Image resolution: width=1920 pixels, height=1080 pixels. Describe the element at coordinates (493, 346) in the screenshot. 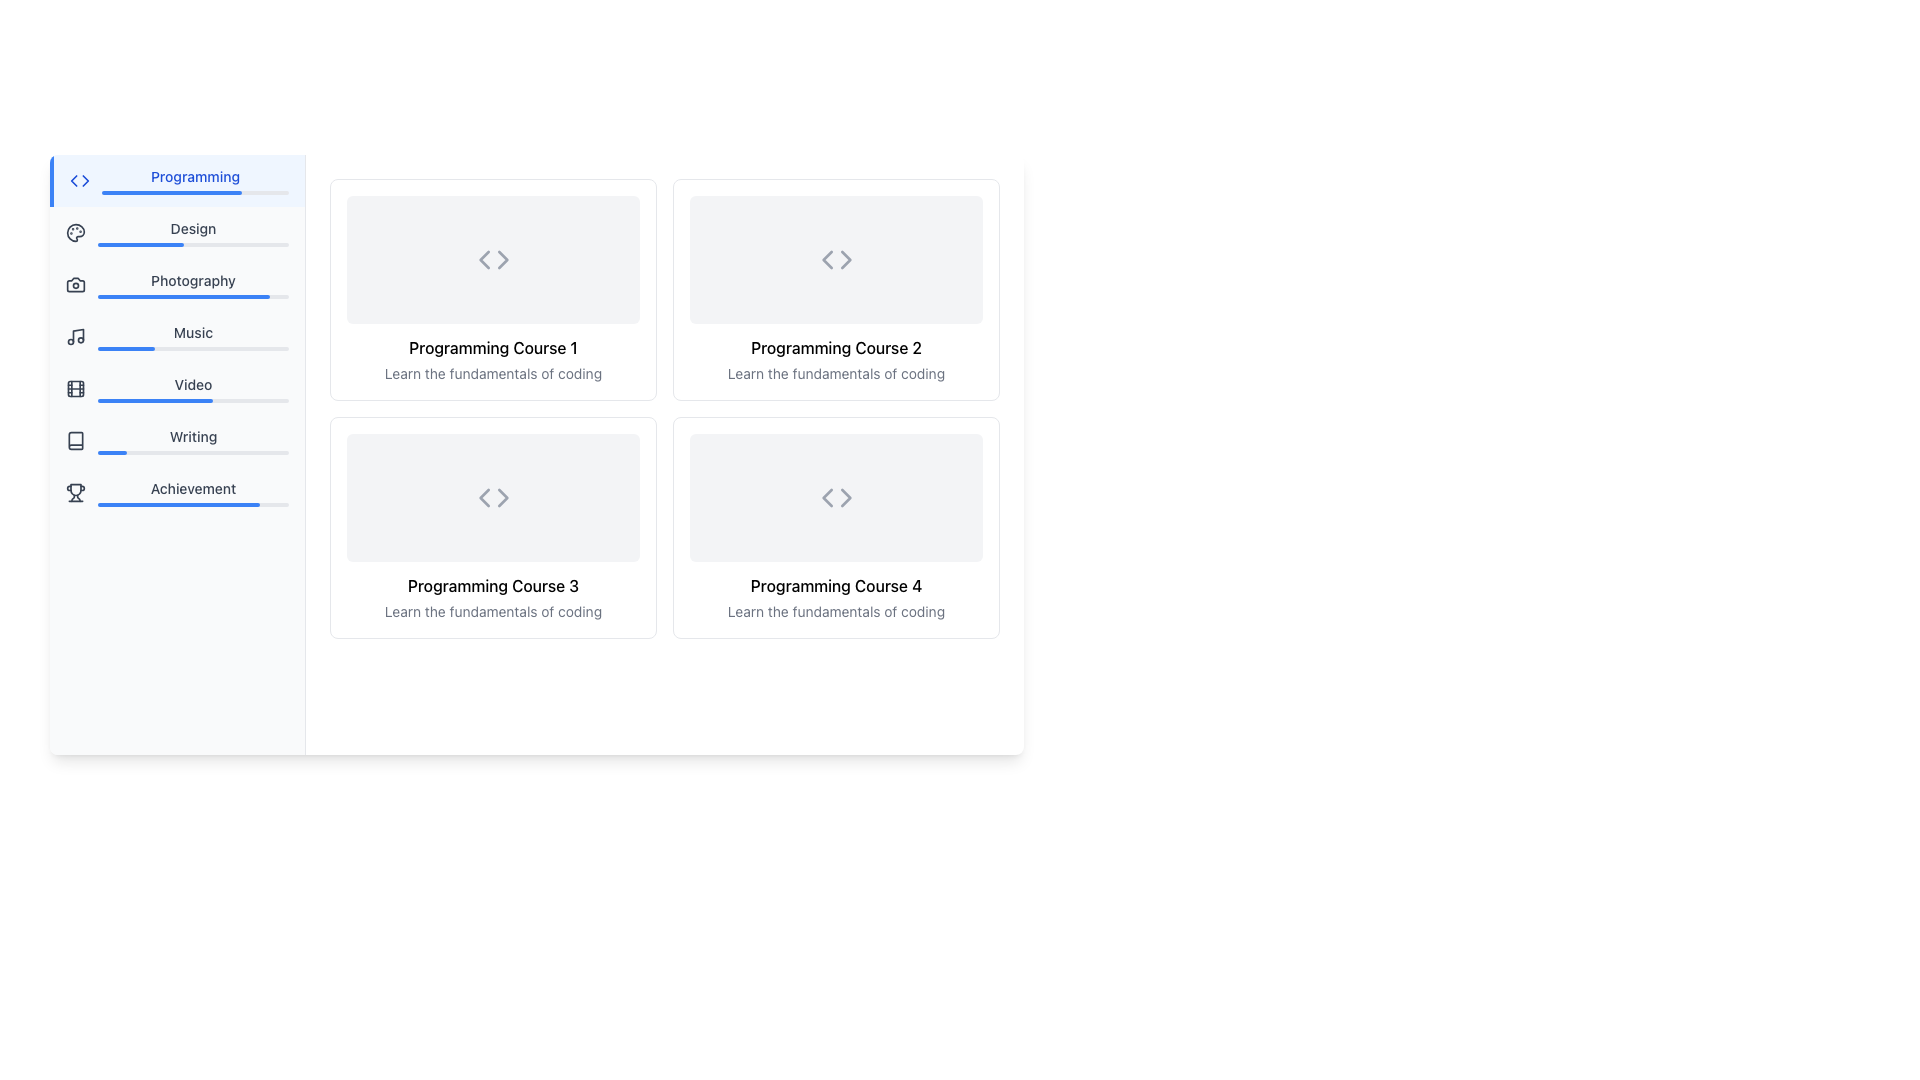

I see `title text displayed in the first course card, located near the lower section of the card, above the subtitle` at that location.